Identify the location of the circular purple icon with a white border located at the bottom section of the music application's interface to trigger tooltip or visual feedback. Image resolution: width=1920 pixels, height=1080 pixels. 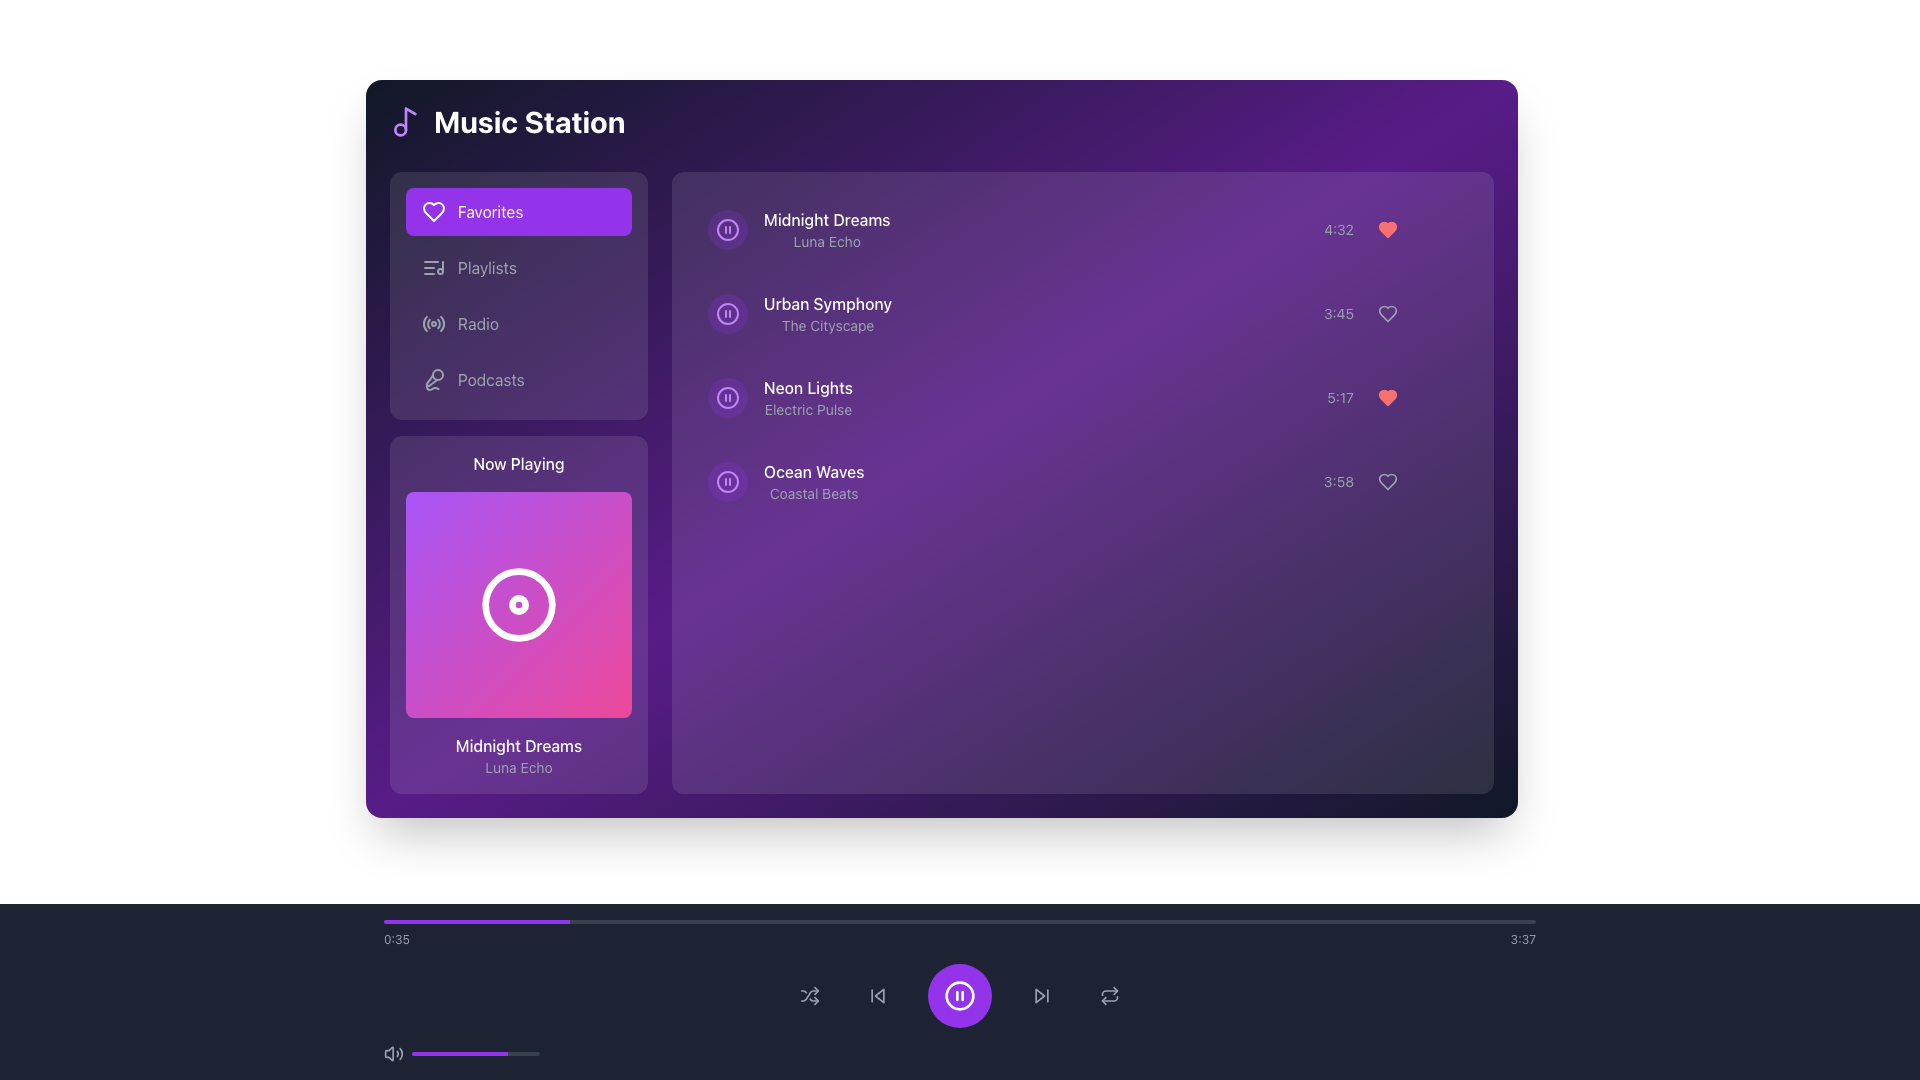
(960, 995).